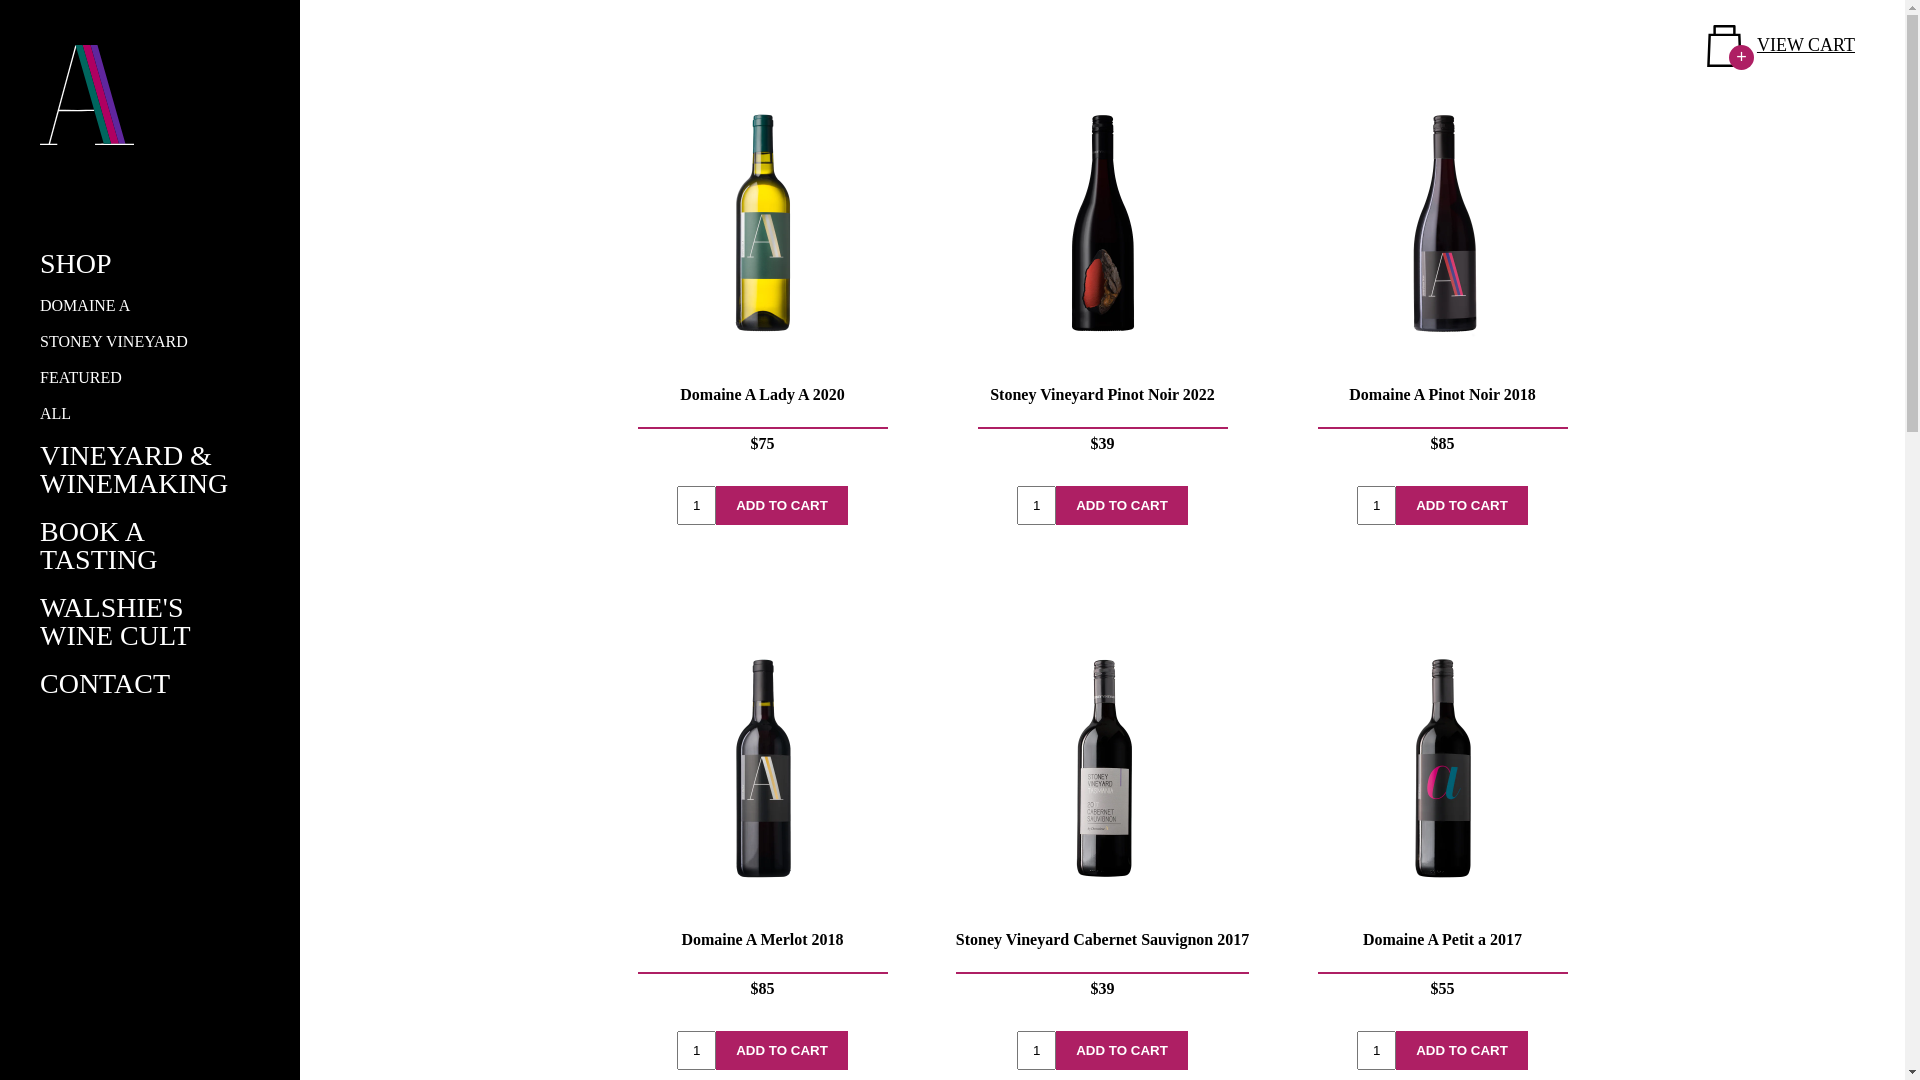 The image size is (1920, 1080). I want to click on 'DOMAINE A', so click(84, 305).